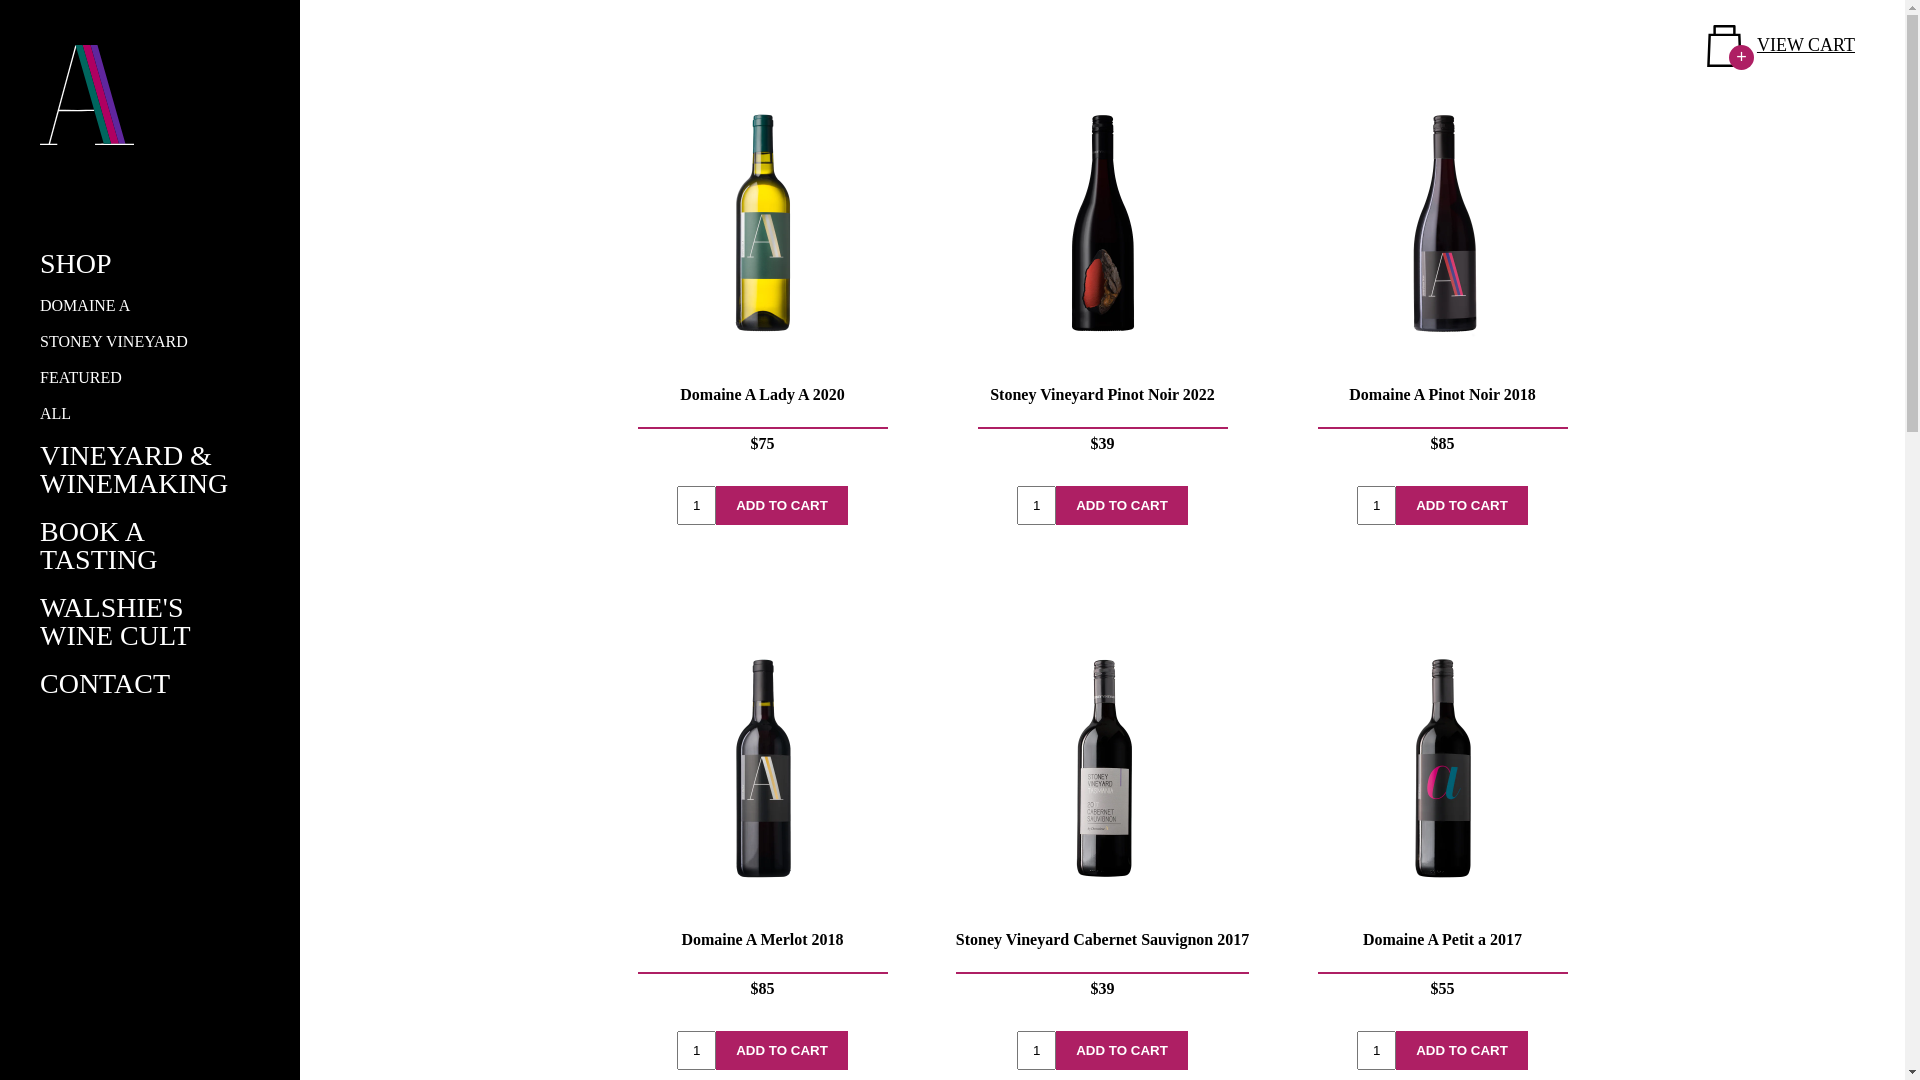 The image size is (1920, 1080). I want to click on 'DOMAINE A', so click(84, 305).